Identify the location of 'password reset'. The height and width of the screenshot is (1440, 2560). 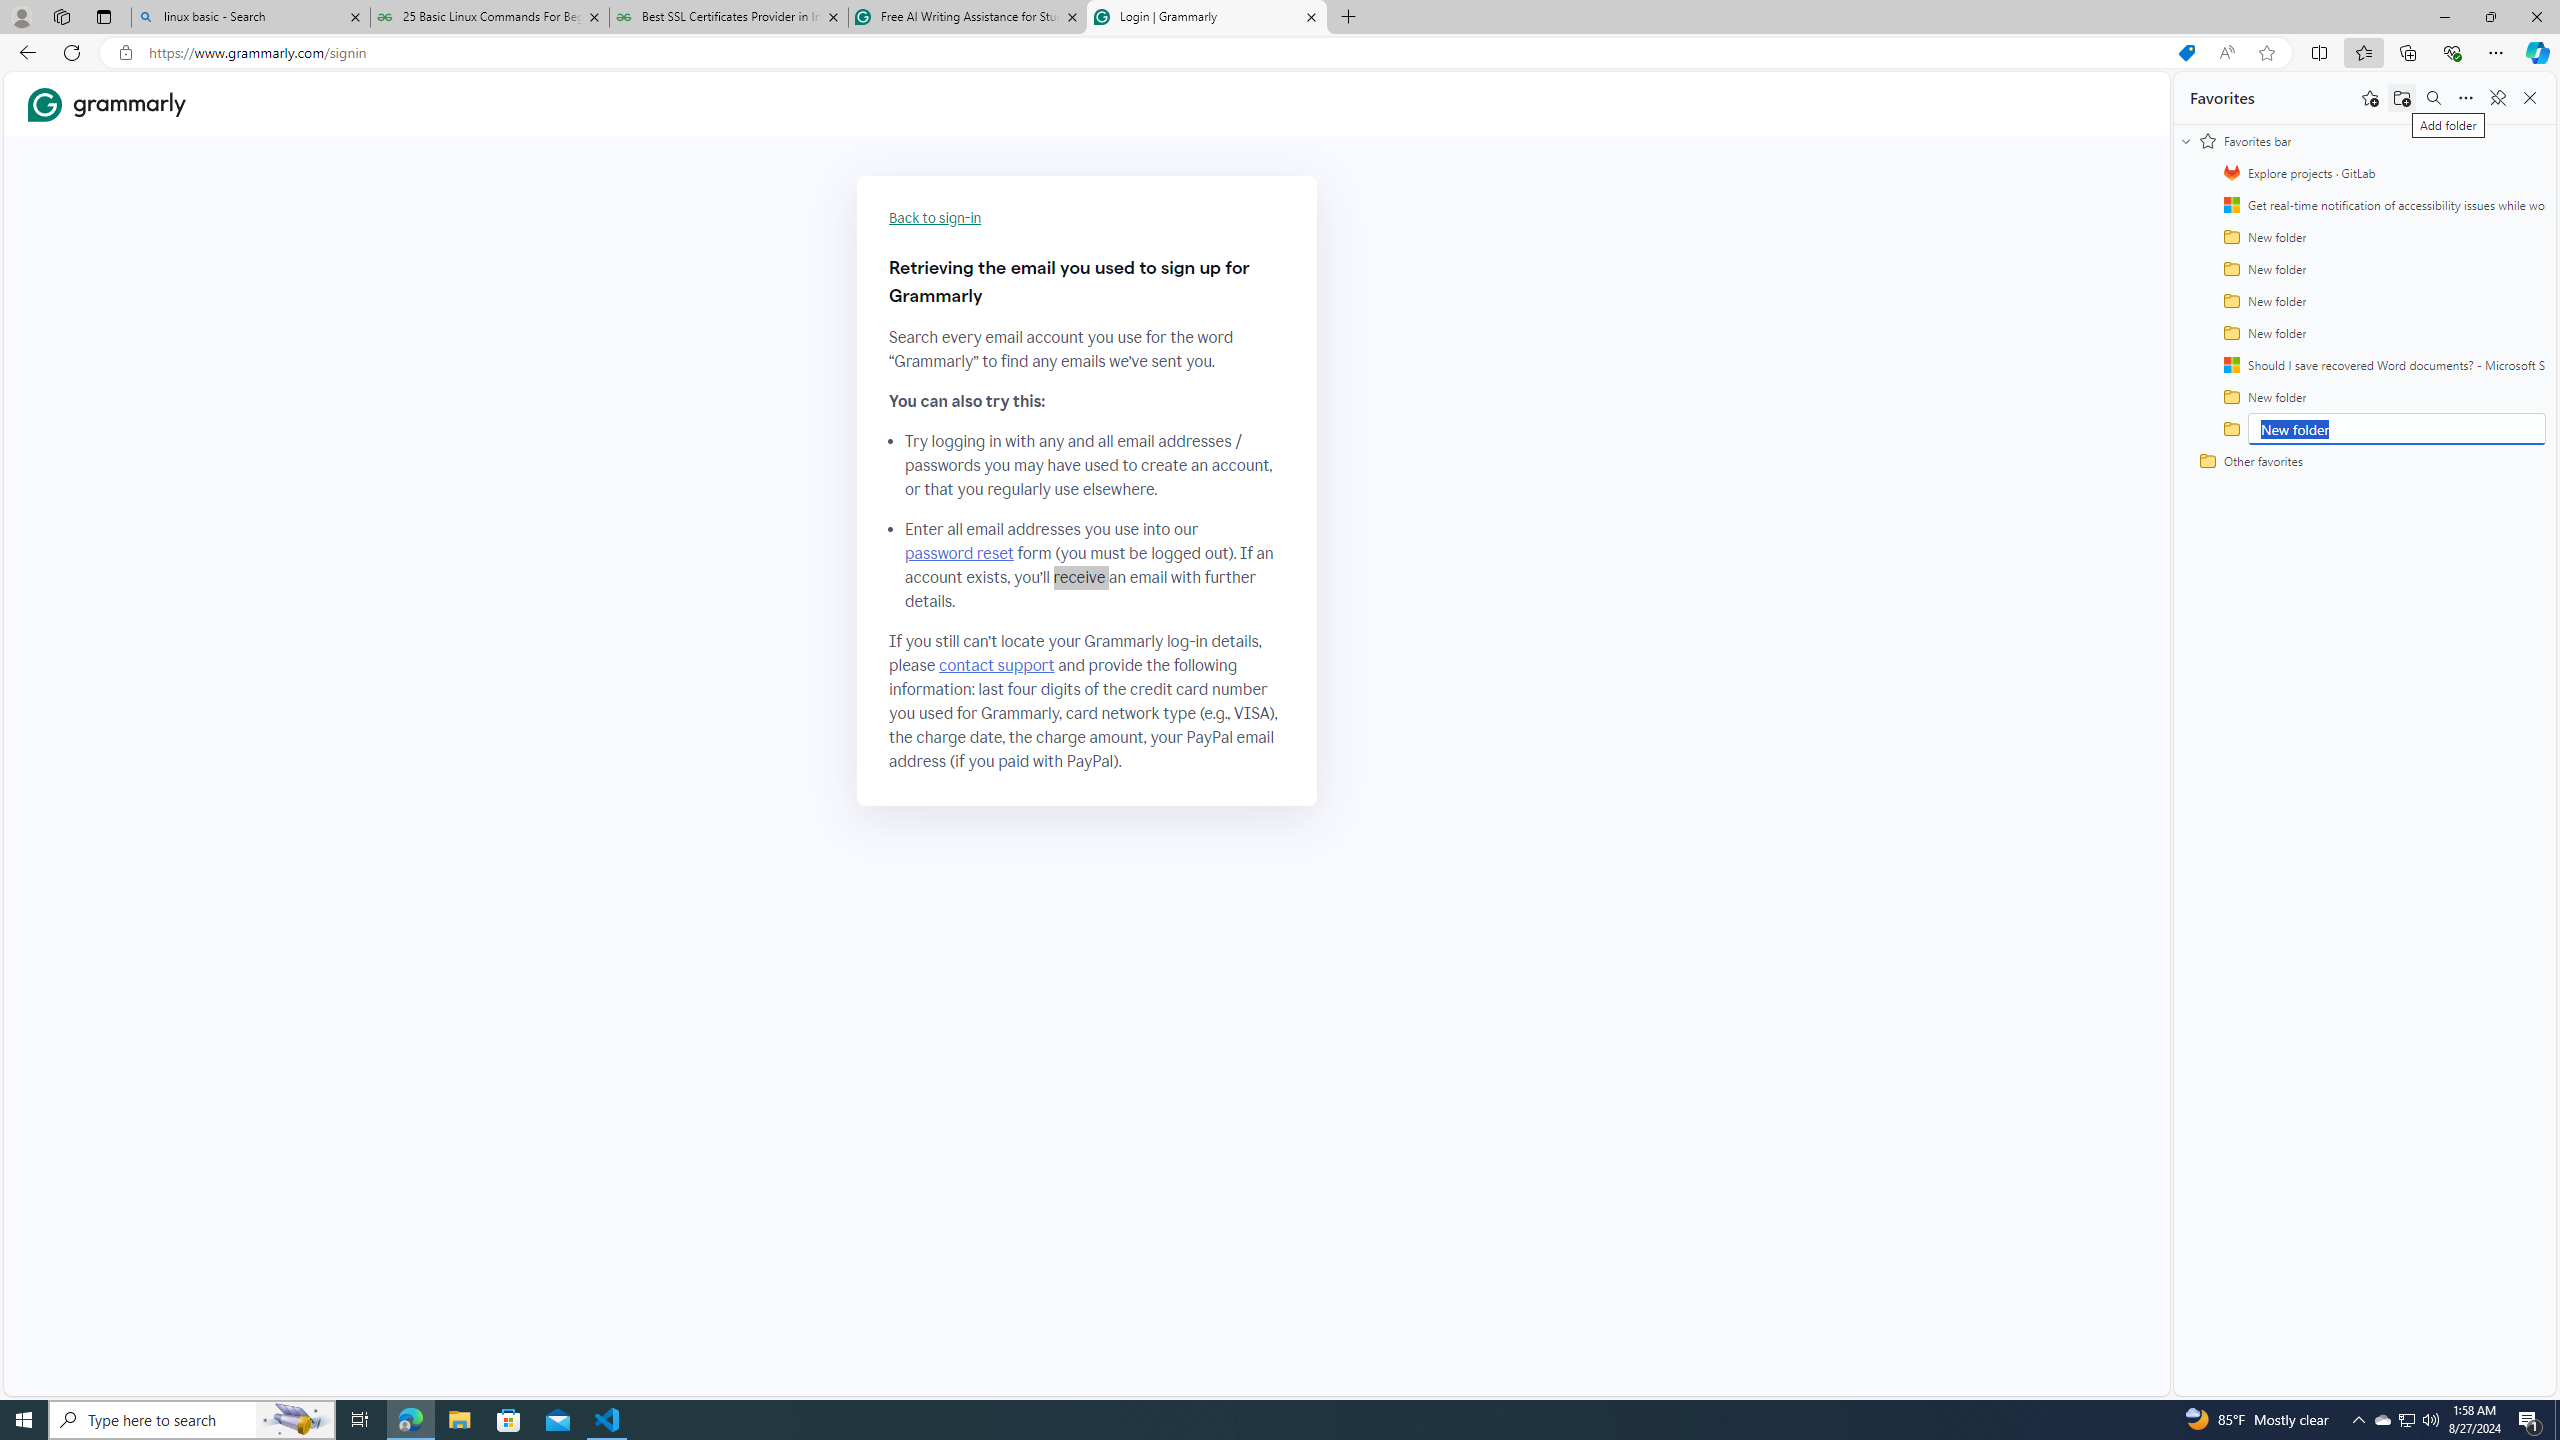
(959, 552).